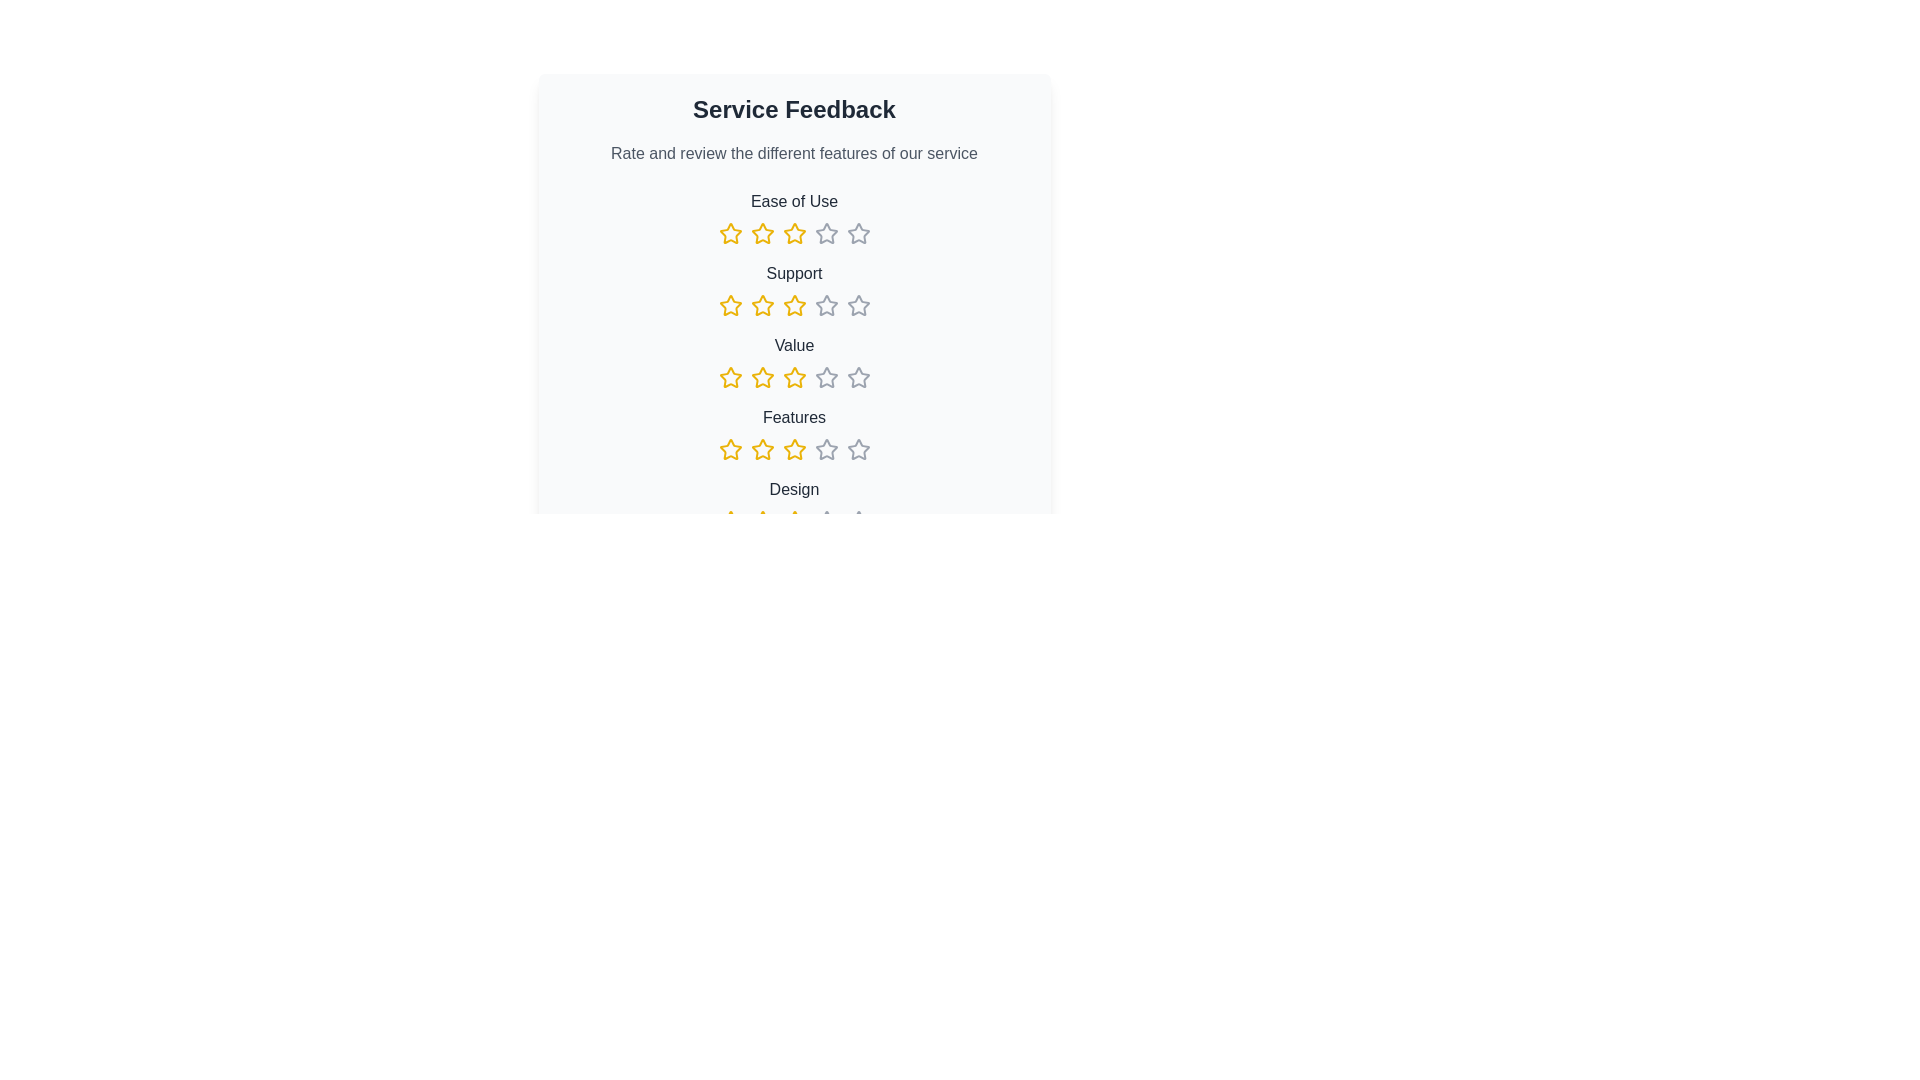  Describe the element at coordinates (793, 345) in the screenshot. I see `the text label 'Value', which is styled with medium font weight and gray color, located in the user feedback section above the row of star icons` at that location.